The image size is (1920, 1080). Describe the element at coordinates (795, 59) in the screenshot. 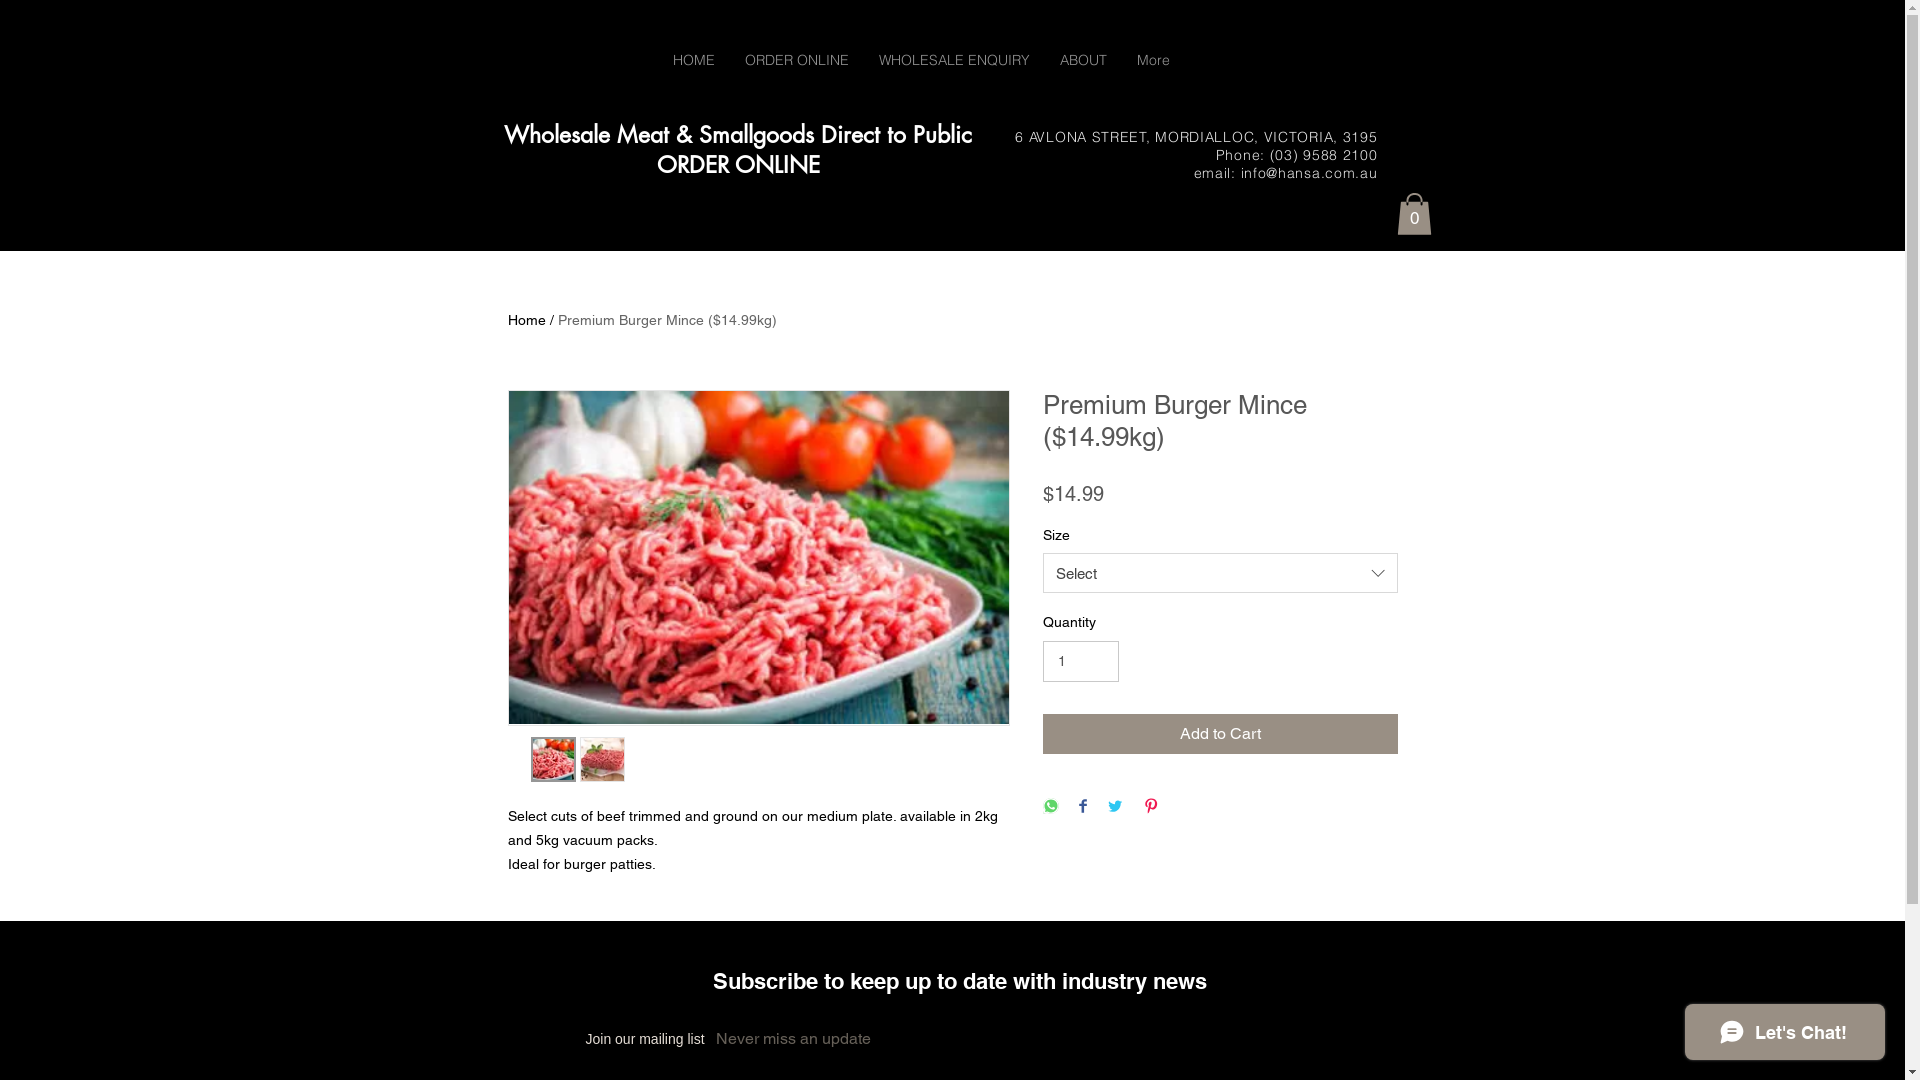

I see `'ORDER ONLINE'` at that location.